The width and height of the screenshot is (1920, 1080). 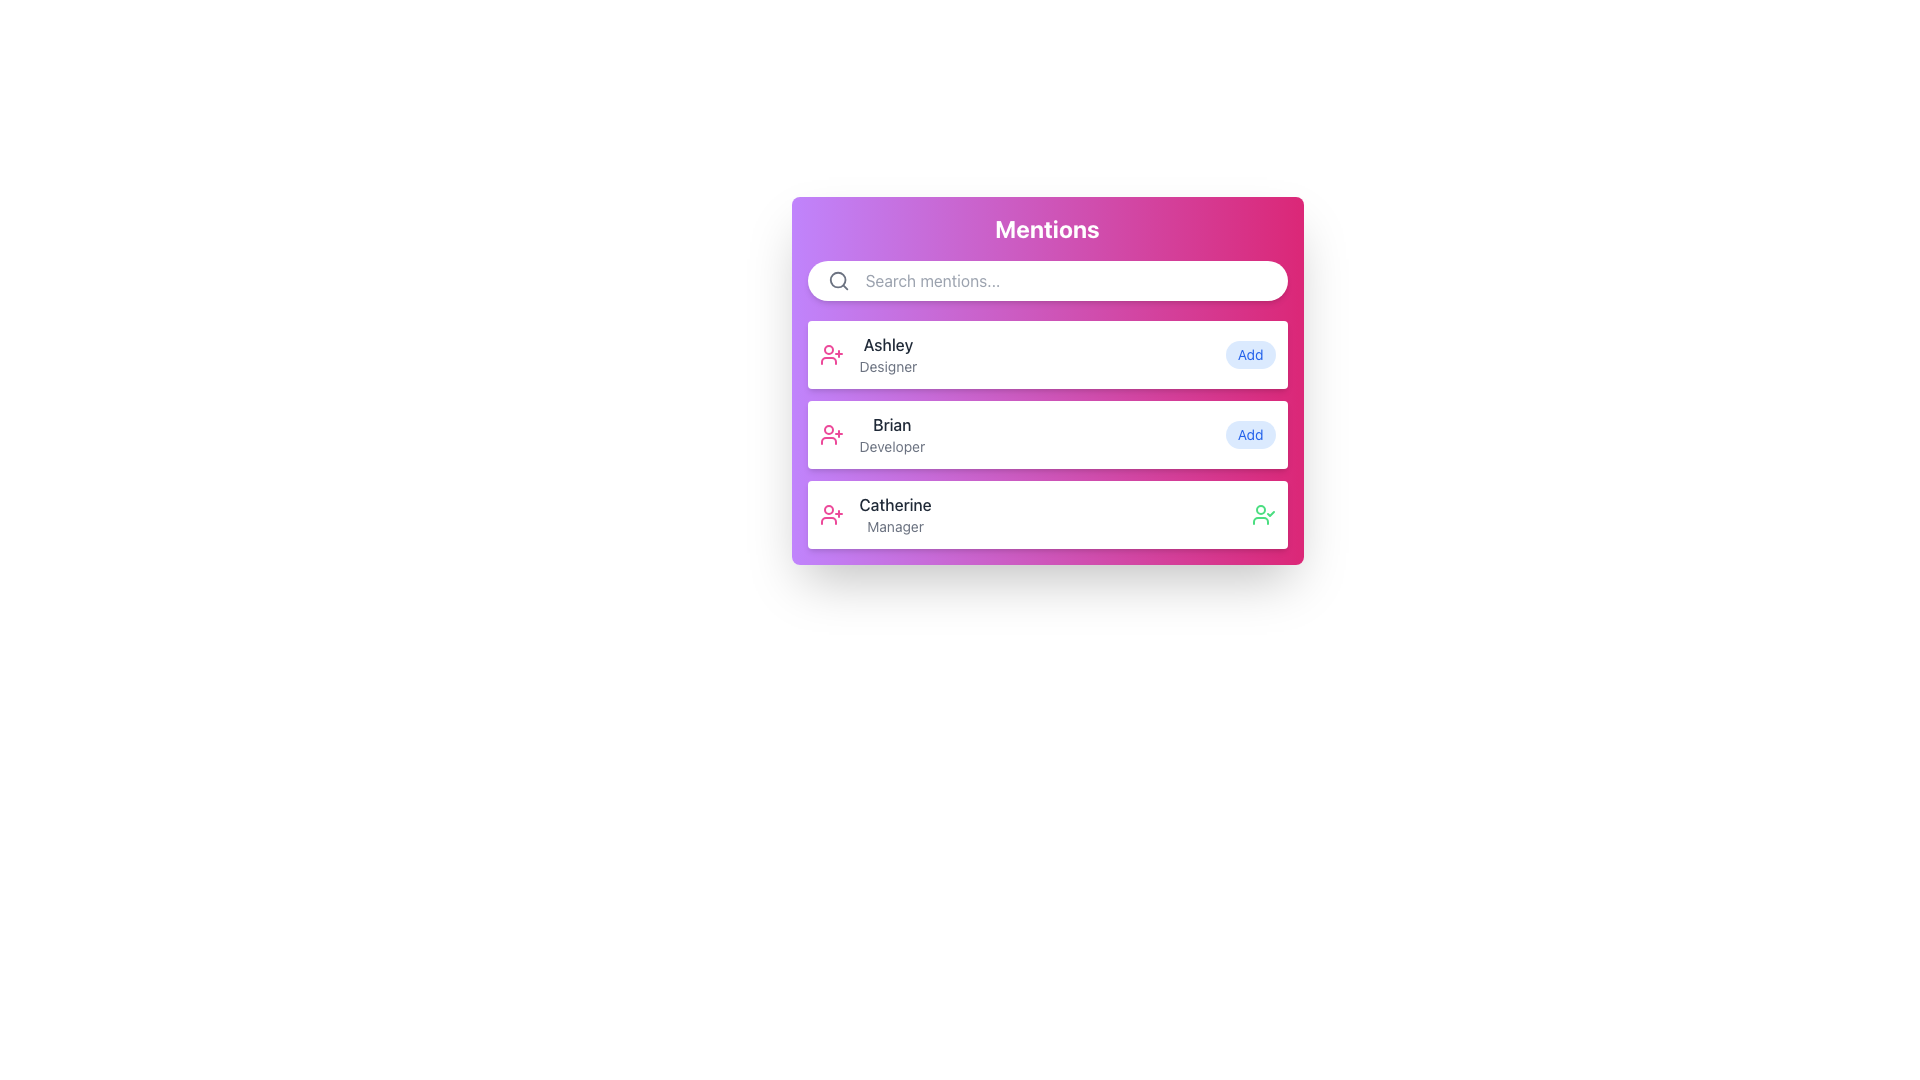 I want to click on the leftmost icon in the card for 'Brian', the second card in the list, so click(x=831, y=434).